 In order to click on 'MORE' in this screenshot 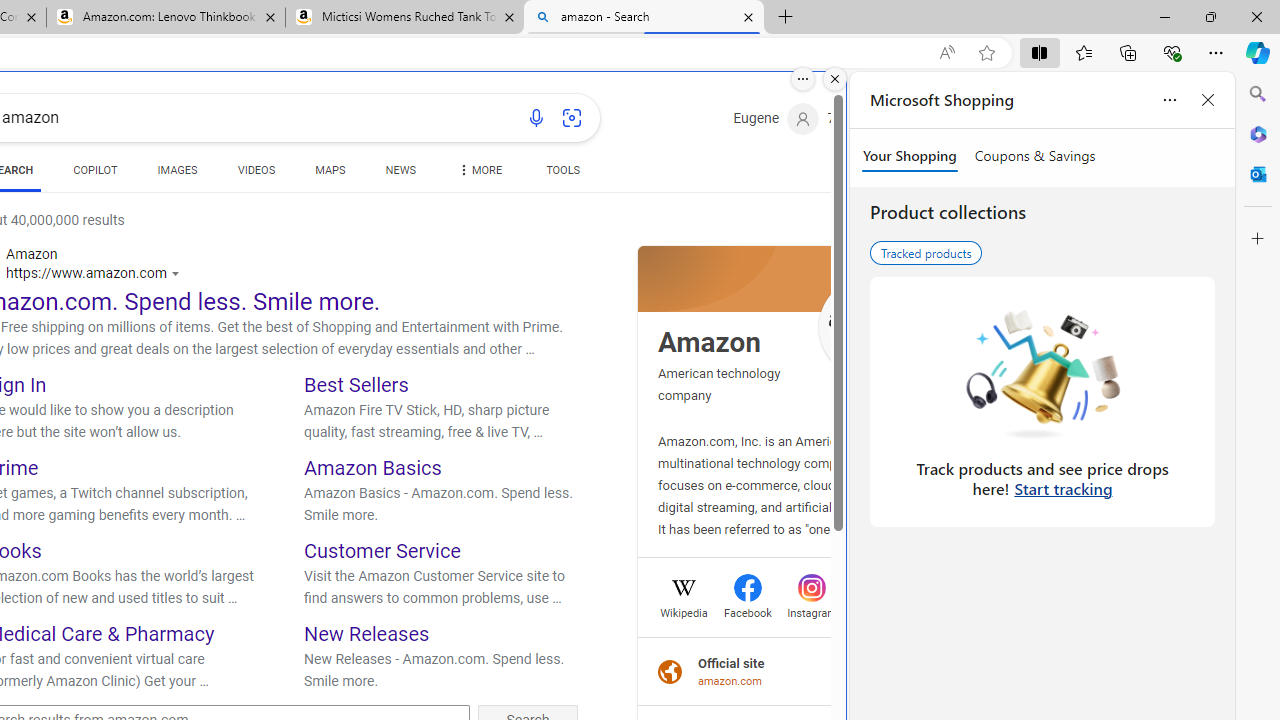, I will do `click(477, 172)`.